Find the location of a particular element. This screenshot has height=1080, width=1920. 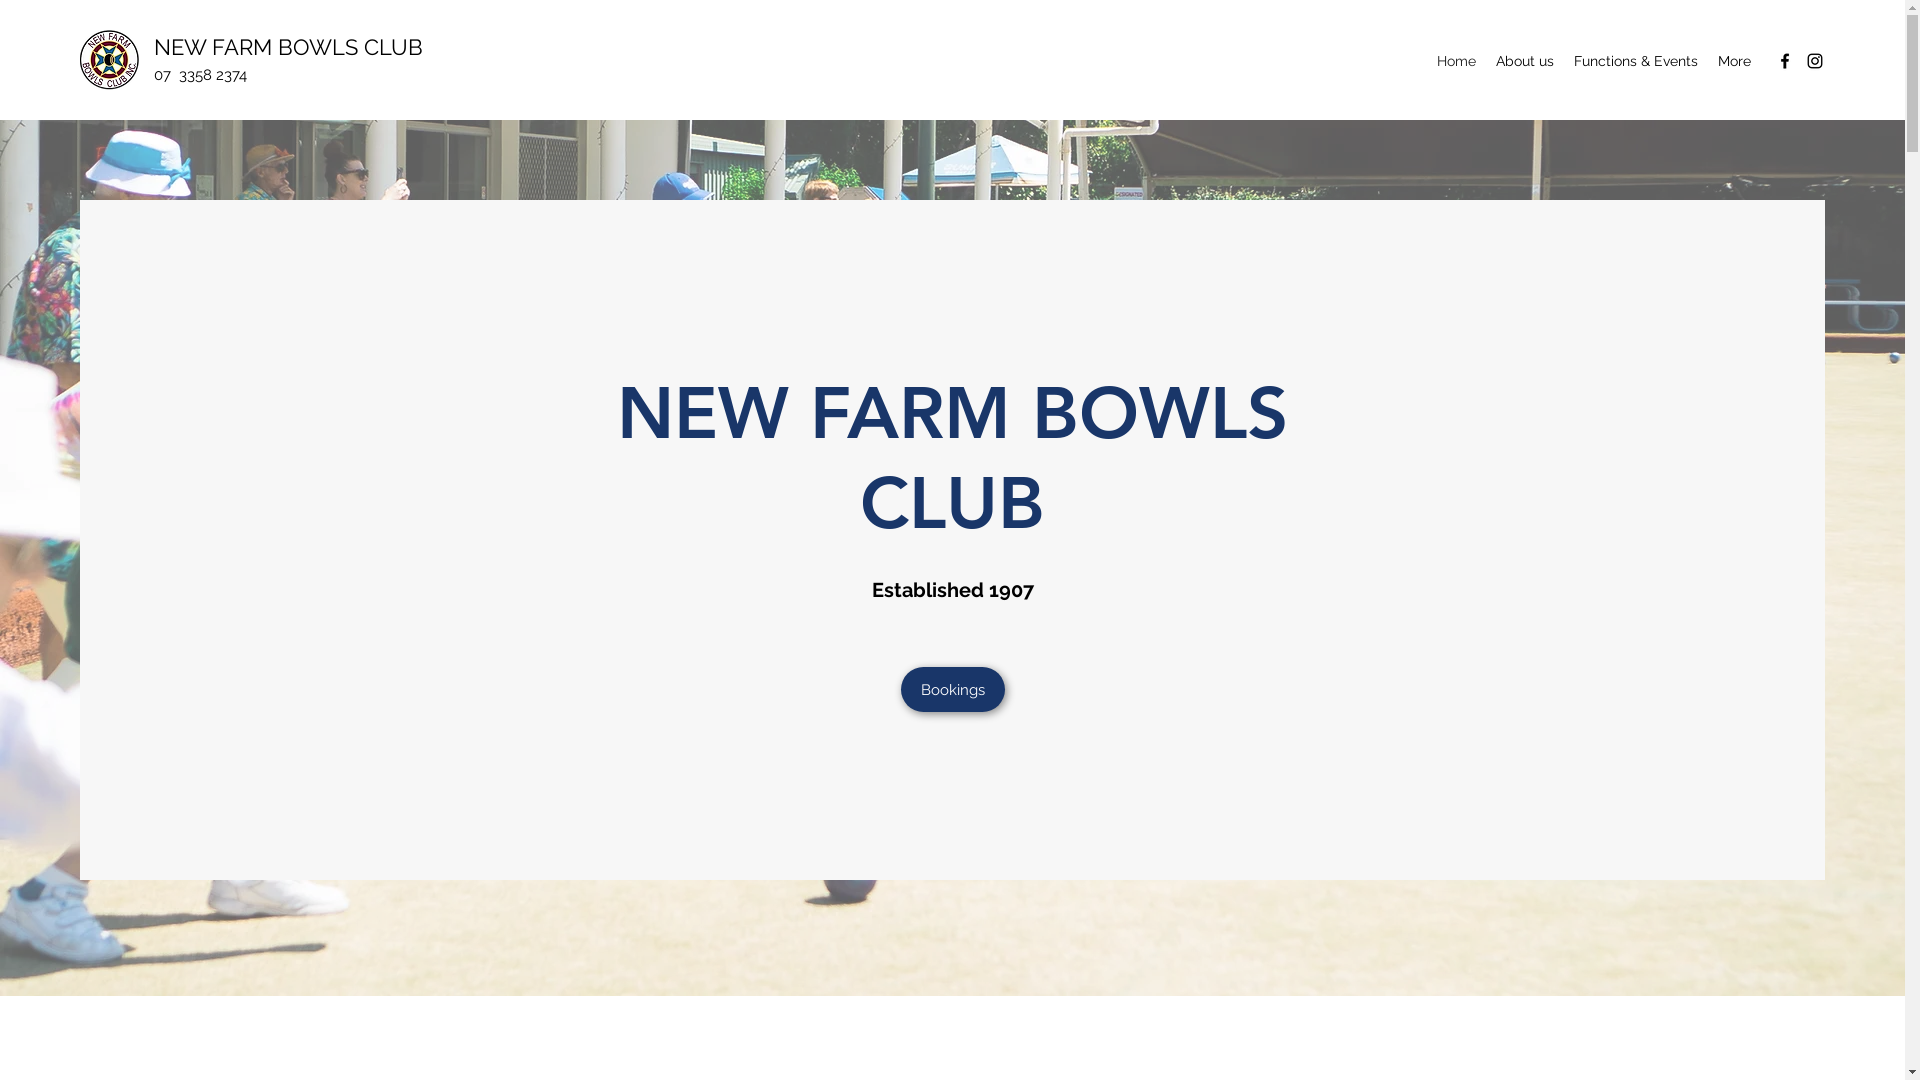

'About us' is located at coordinates (1486, 60).